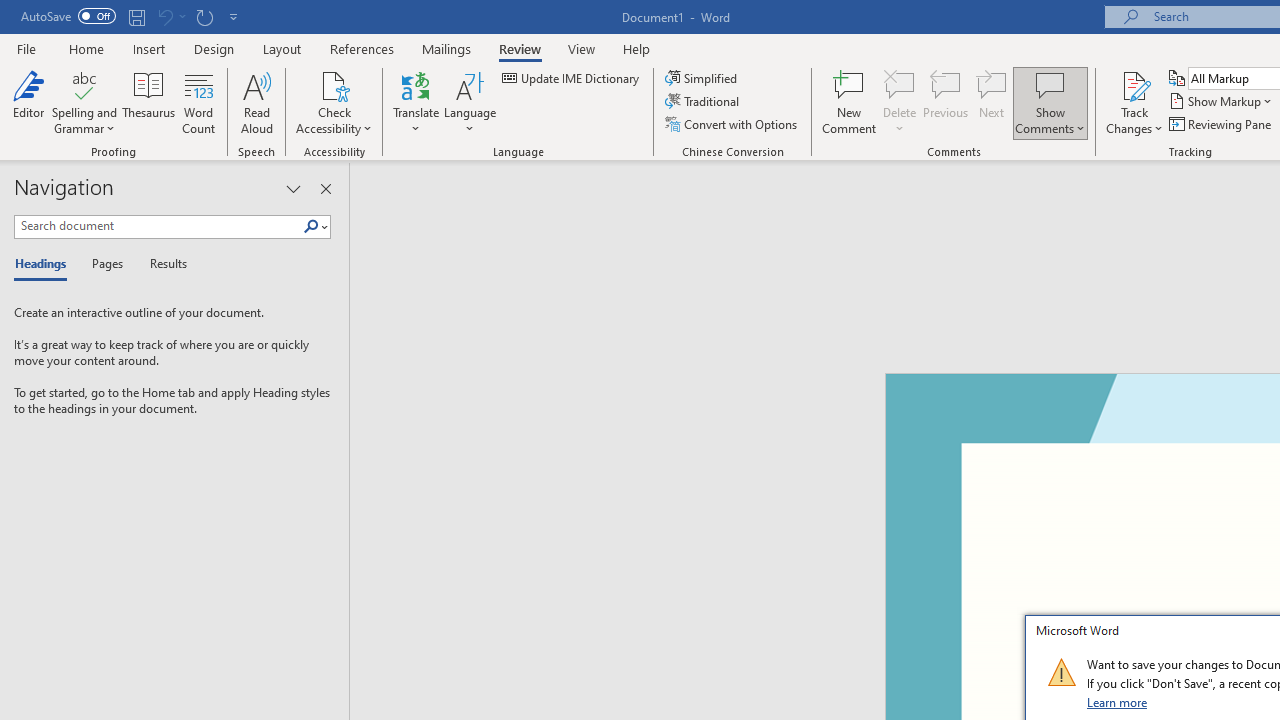 The width and height of the screenshot is (1280, 720). What do you see at coordinates (702, 77) in the screenshot?
I see `'Simplified'` at bounding box center [702, 77].